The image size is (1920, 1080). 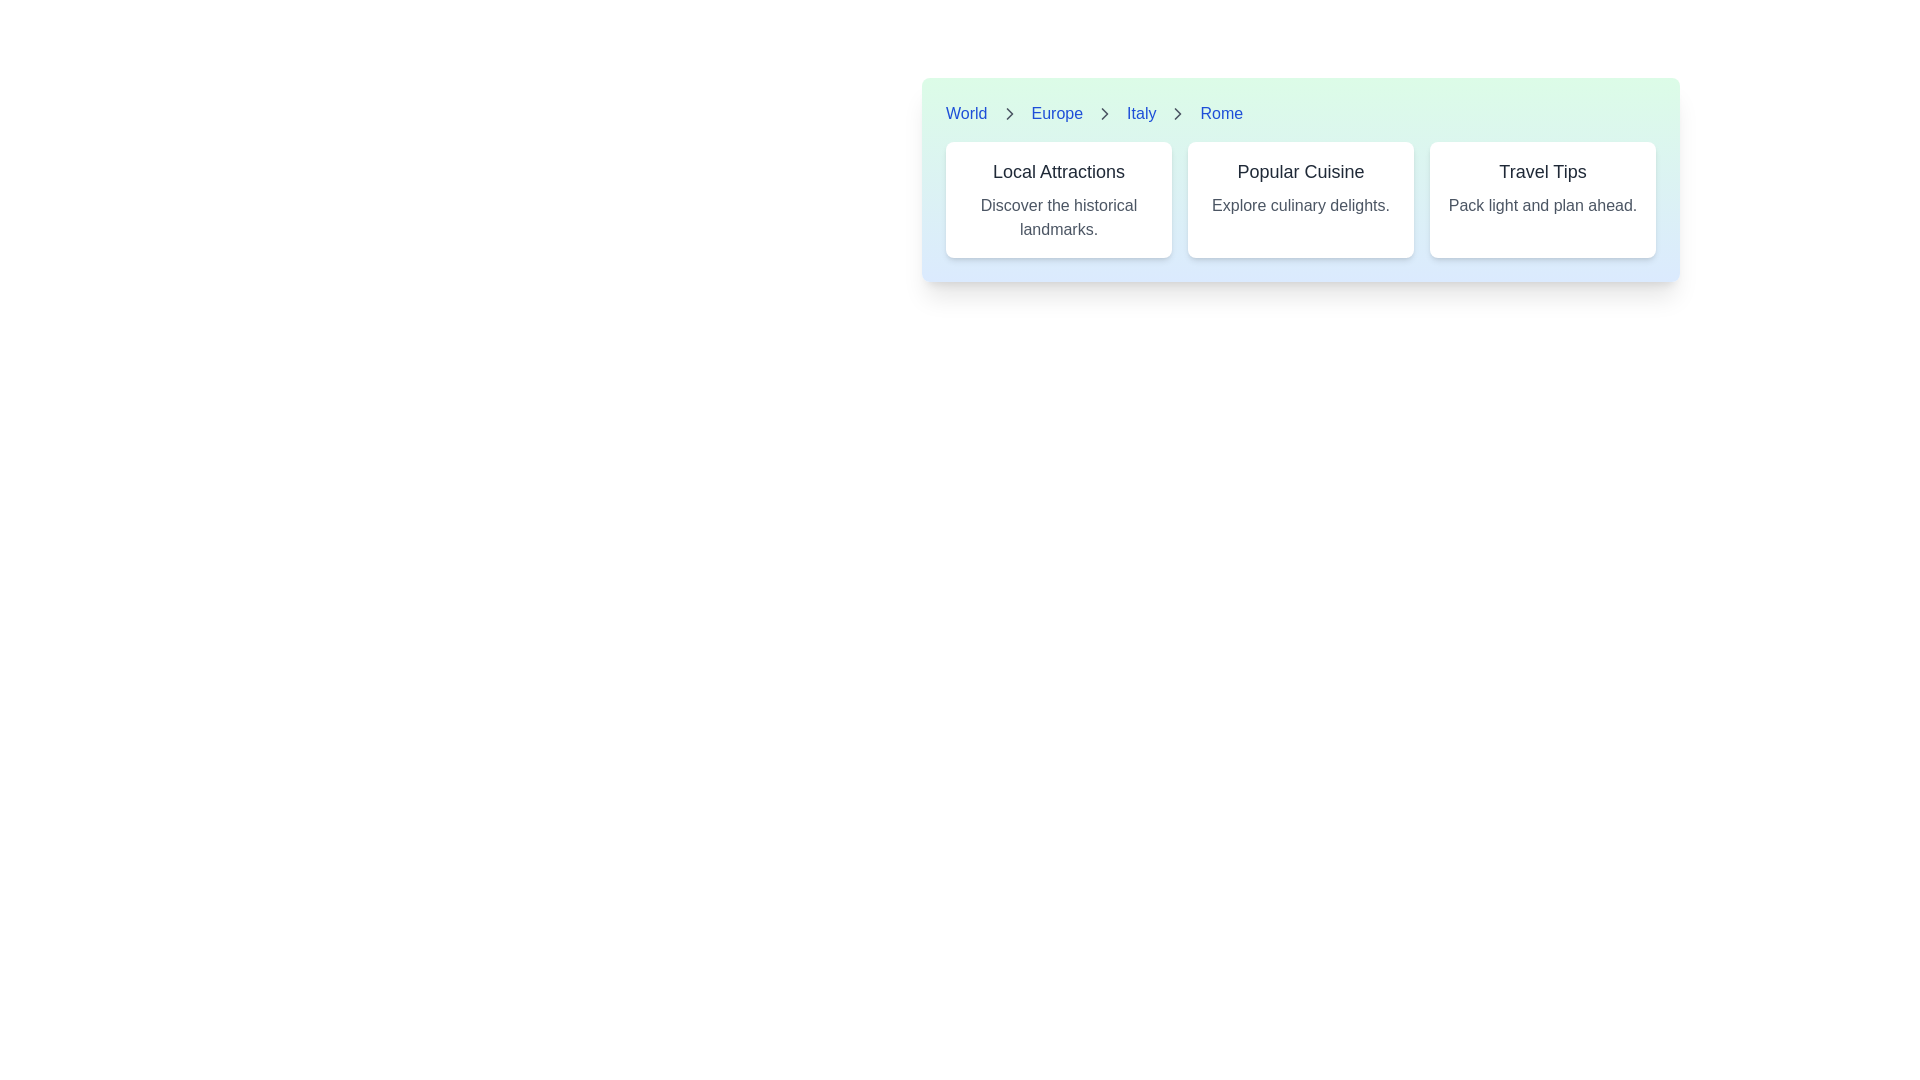 What do you see at coordinates (1300, 205) in the screenshot?
I see `the text label displaying 'Explore culinary delights.' which is located below the 'Popular Cuisine' heading in the white card` at bounding box center [1300, 205].